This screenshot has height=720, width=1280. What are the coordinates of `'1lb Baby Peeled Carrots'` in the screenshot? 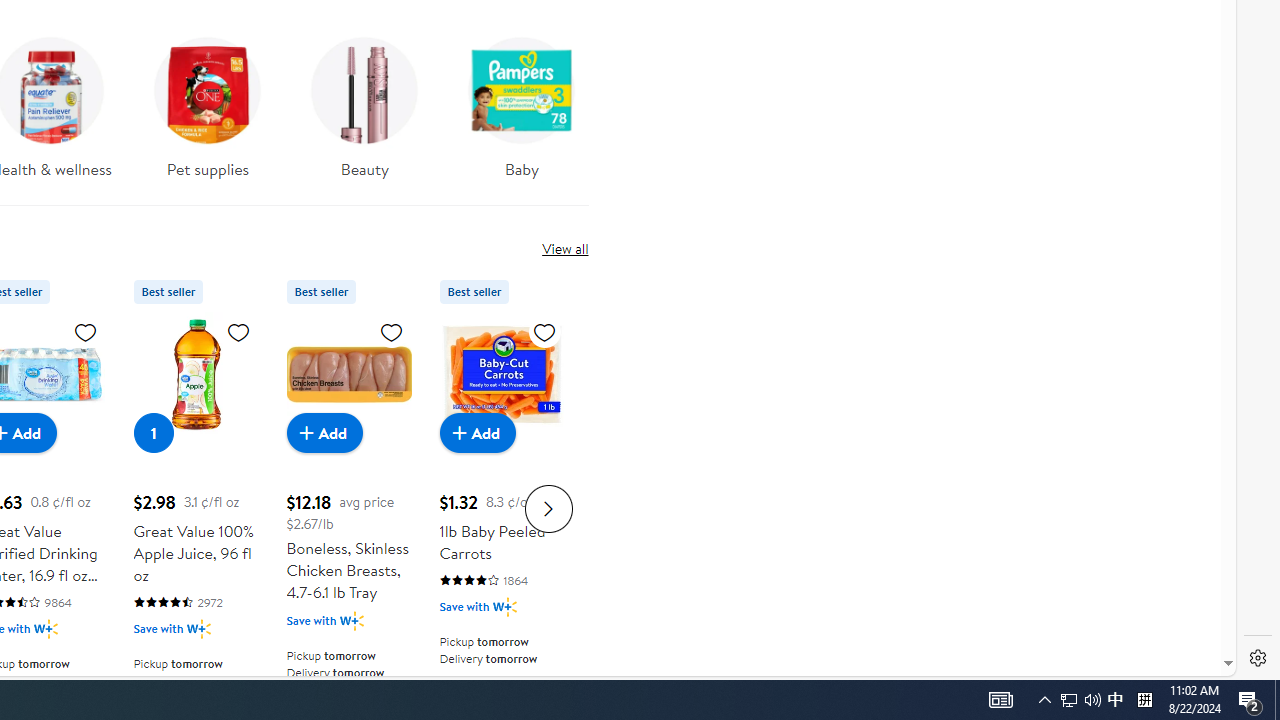 It's located at (501, 374).